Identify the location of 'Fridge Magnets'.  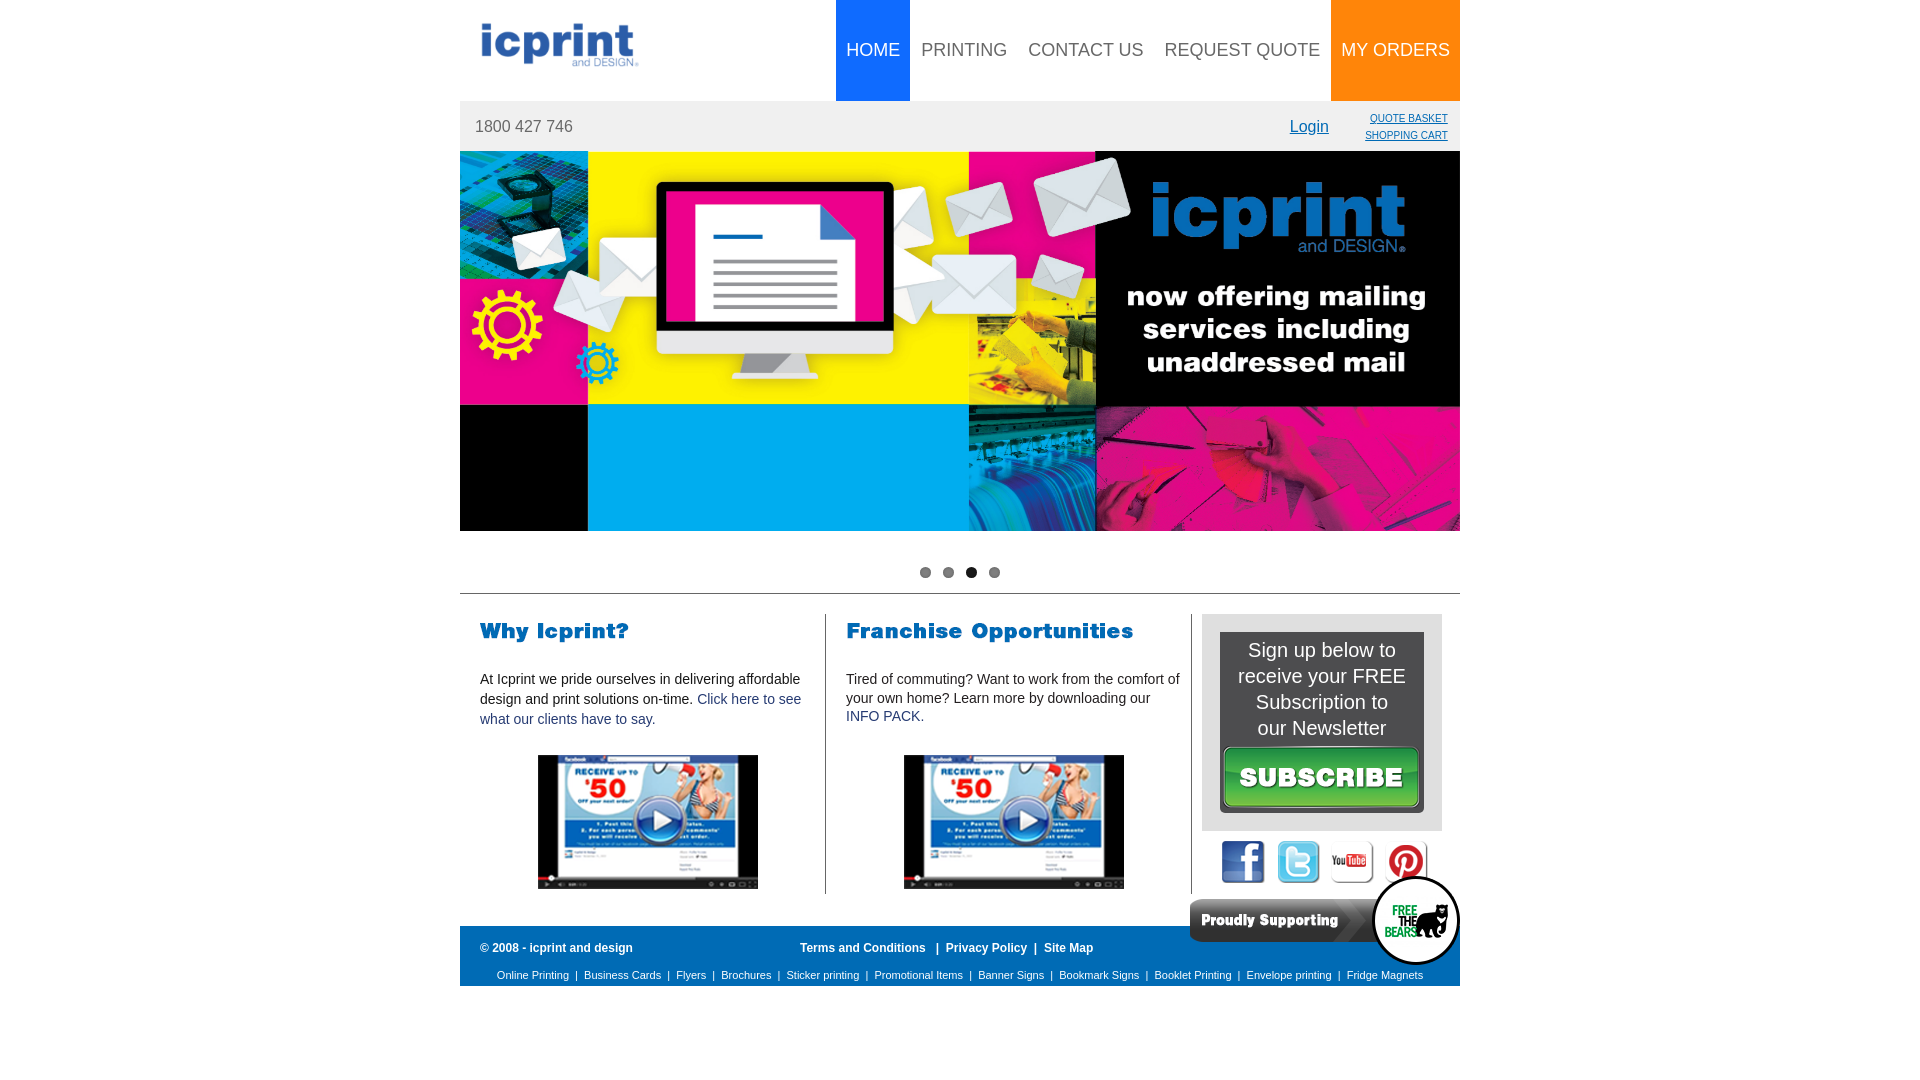
(1384, 974).